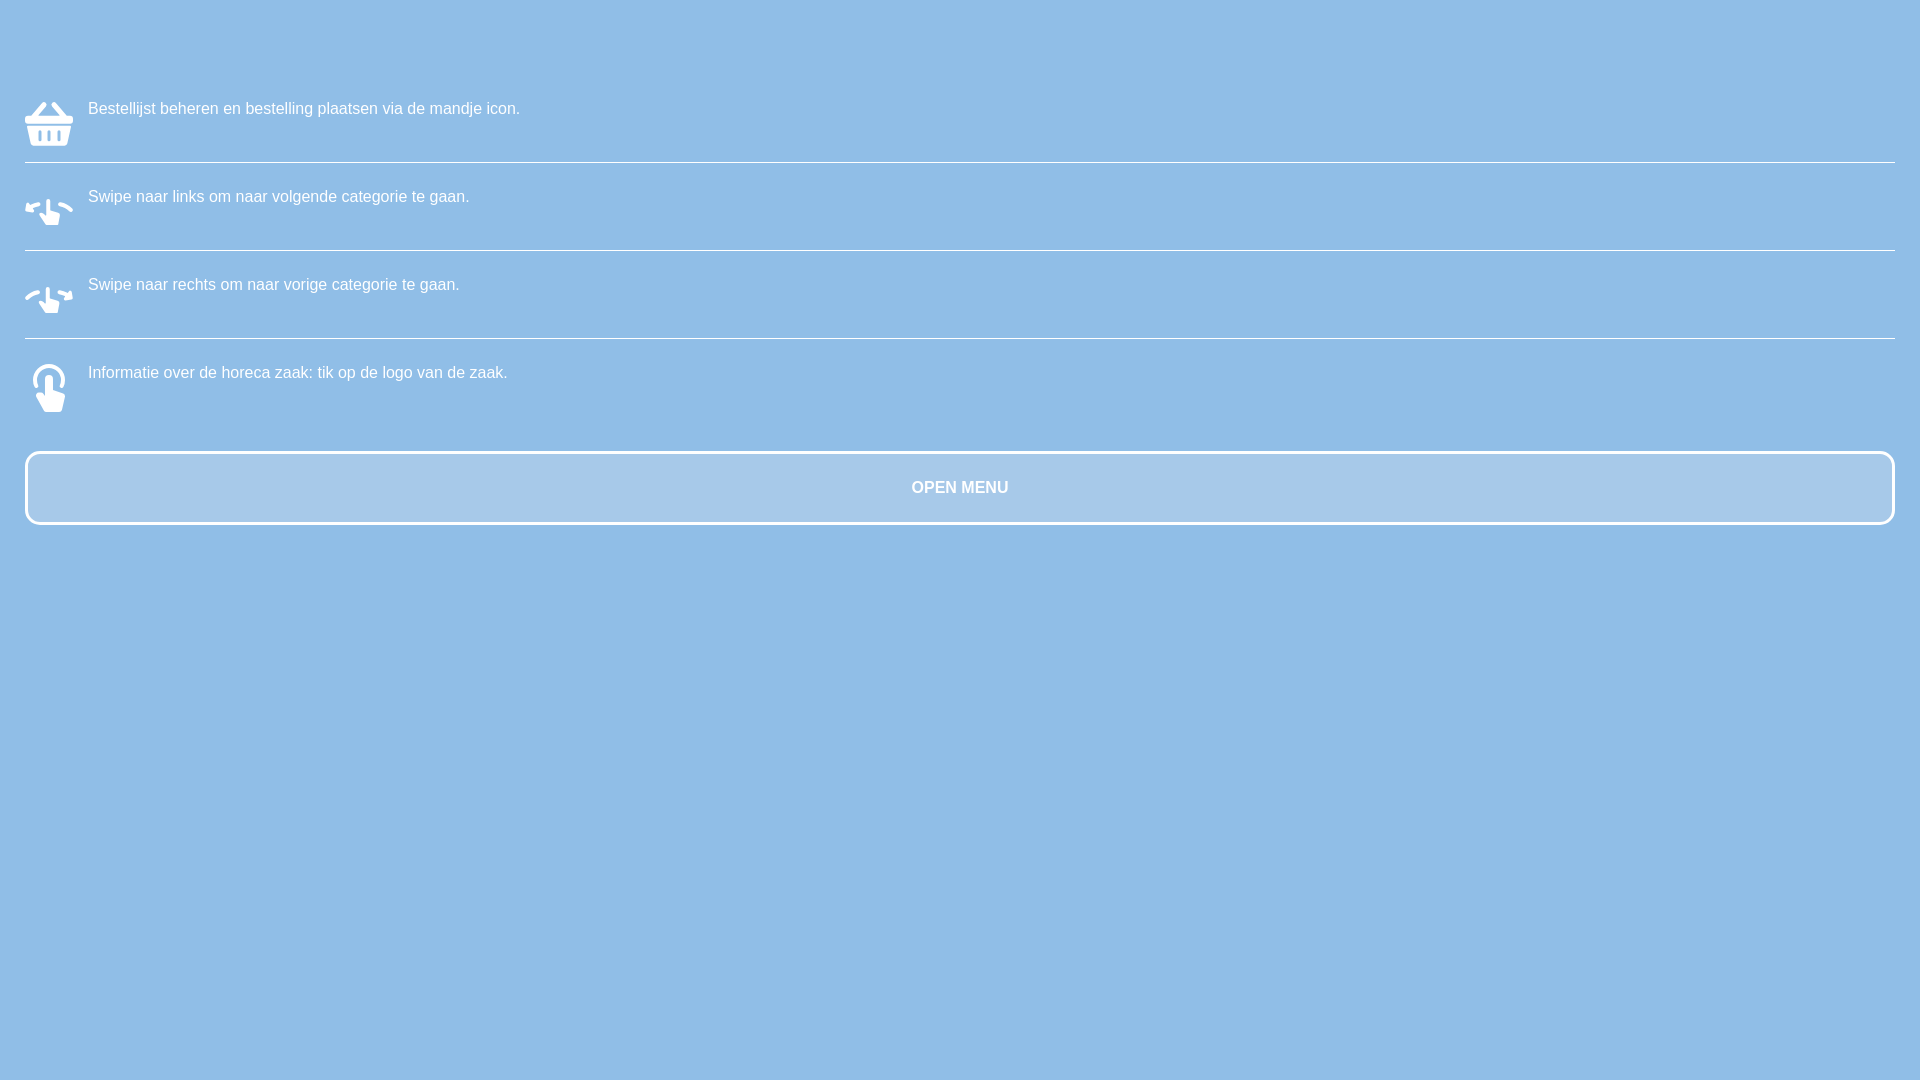  I want to click on 'OPEN MENU', so click(960, 488).